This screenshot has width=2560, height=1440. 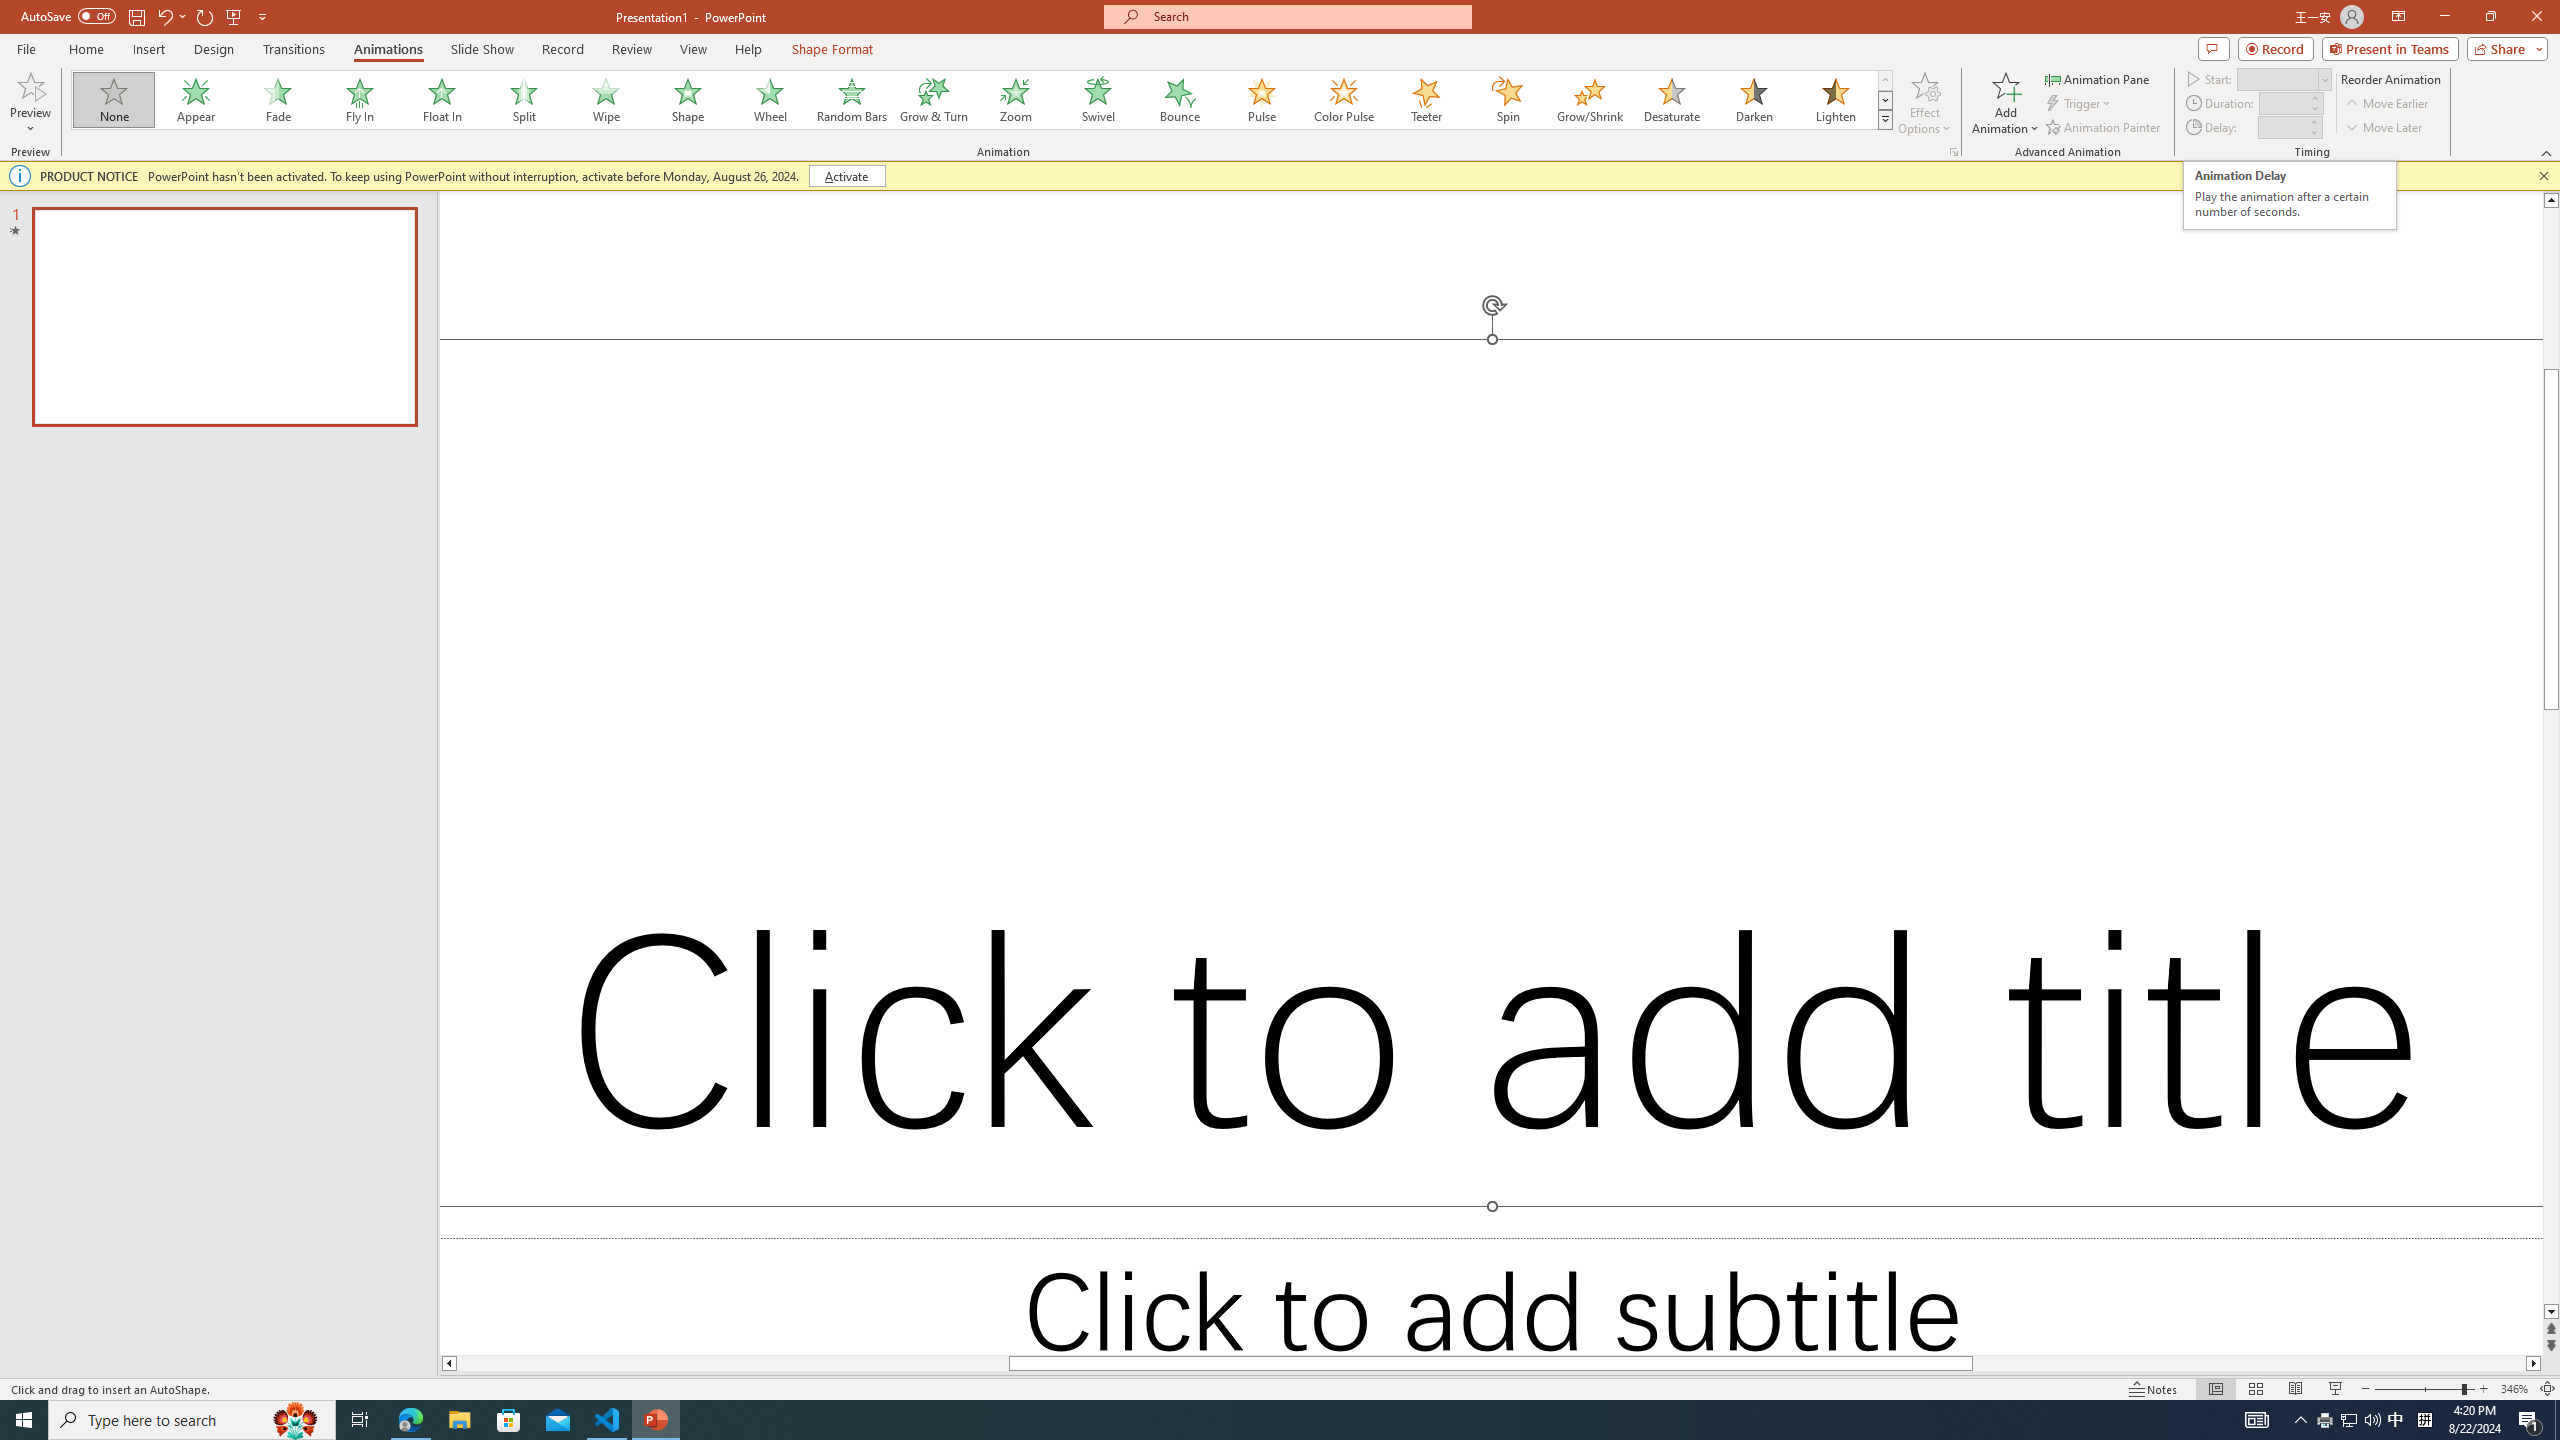 What do you see at coordinates (1179, 99) in the screenshot?
I see `'Bounce'` at bounding box center [1179, 99].